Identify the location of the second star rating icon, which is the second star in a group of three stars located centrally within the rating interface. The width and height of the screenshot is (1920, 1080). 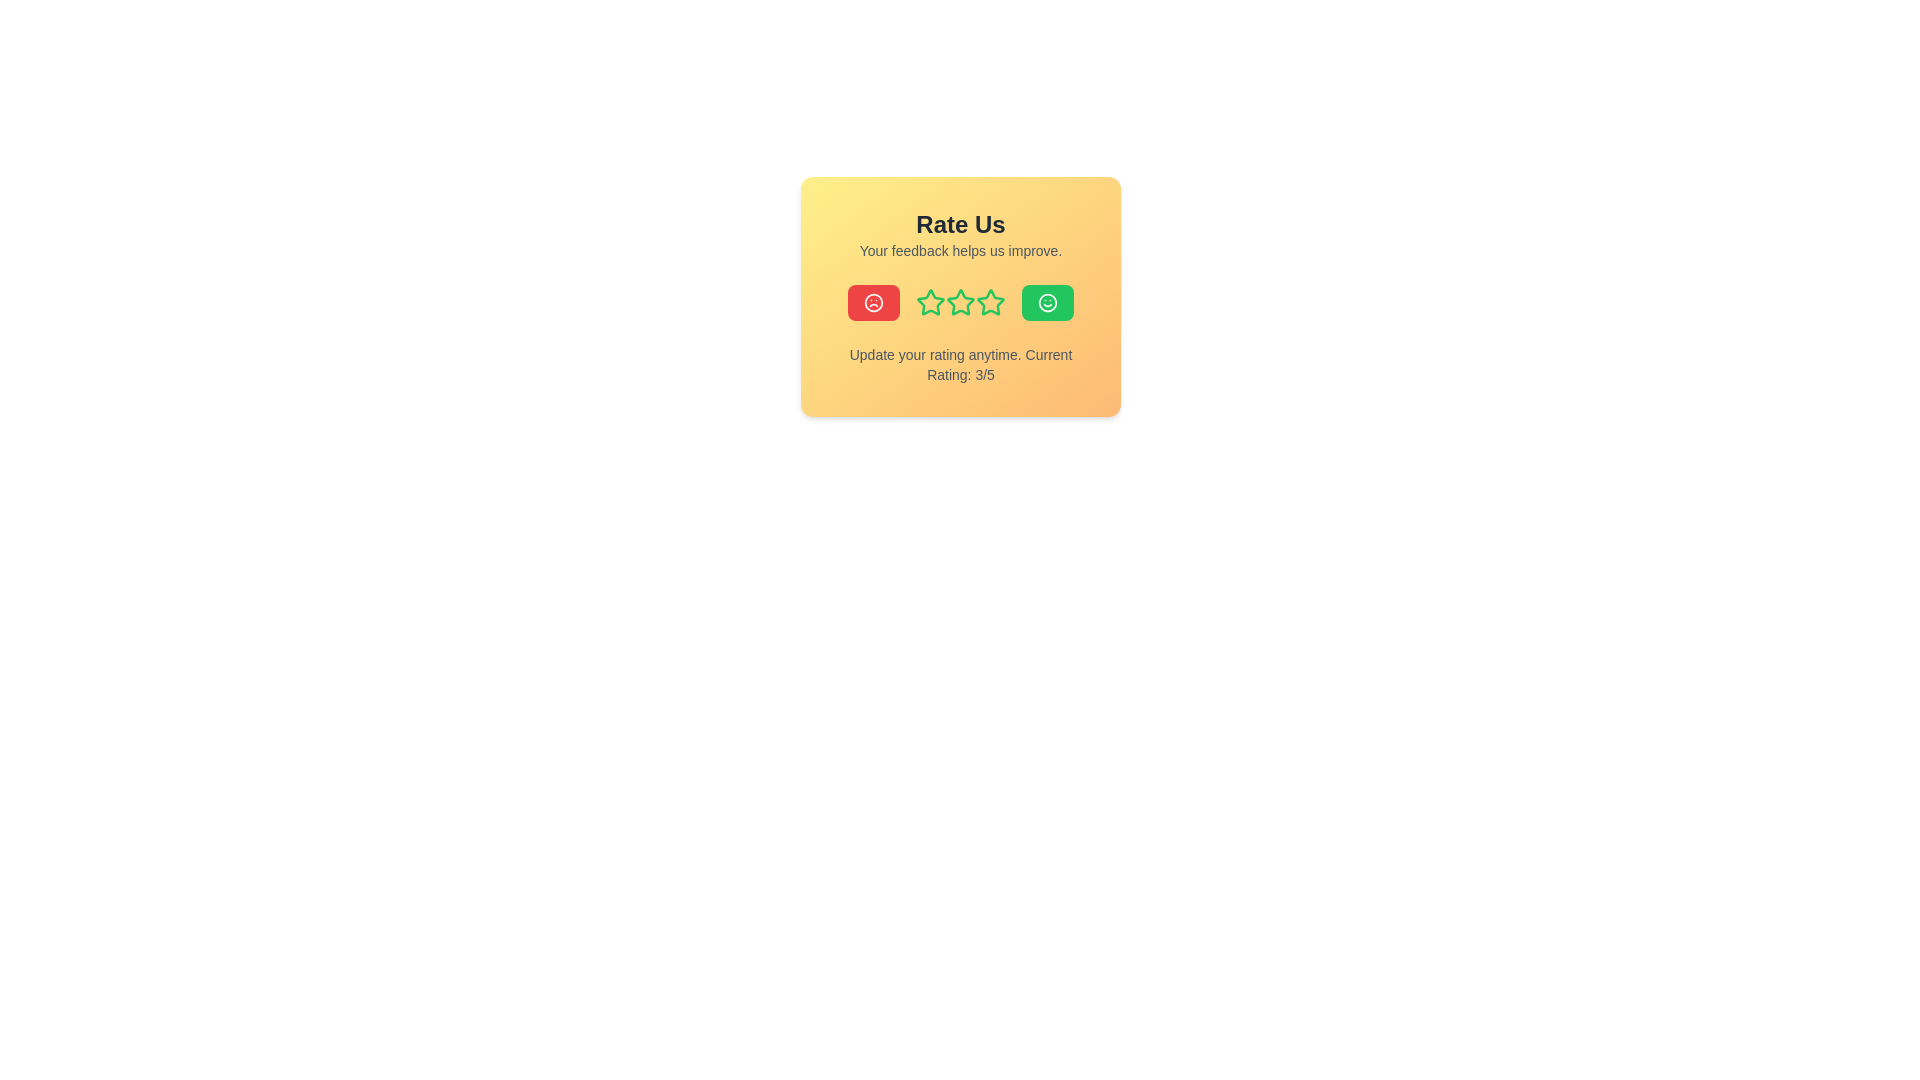
(960, 303).